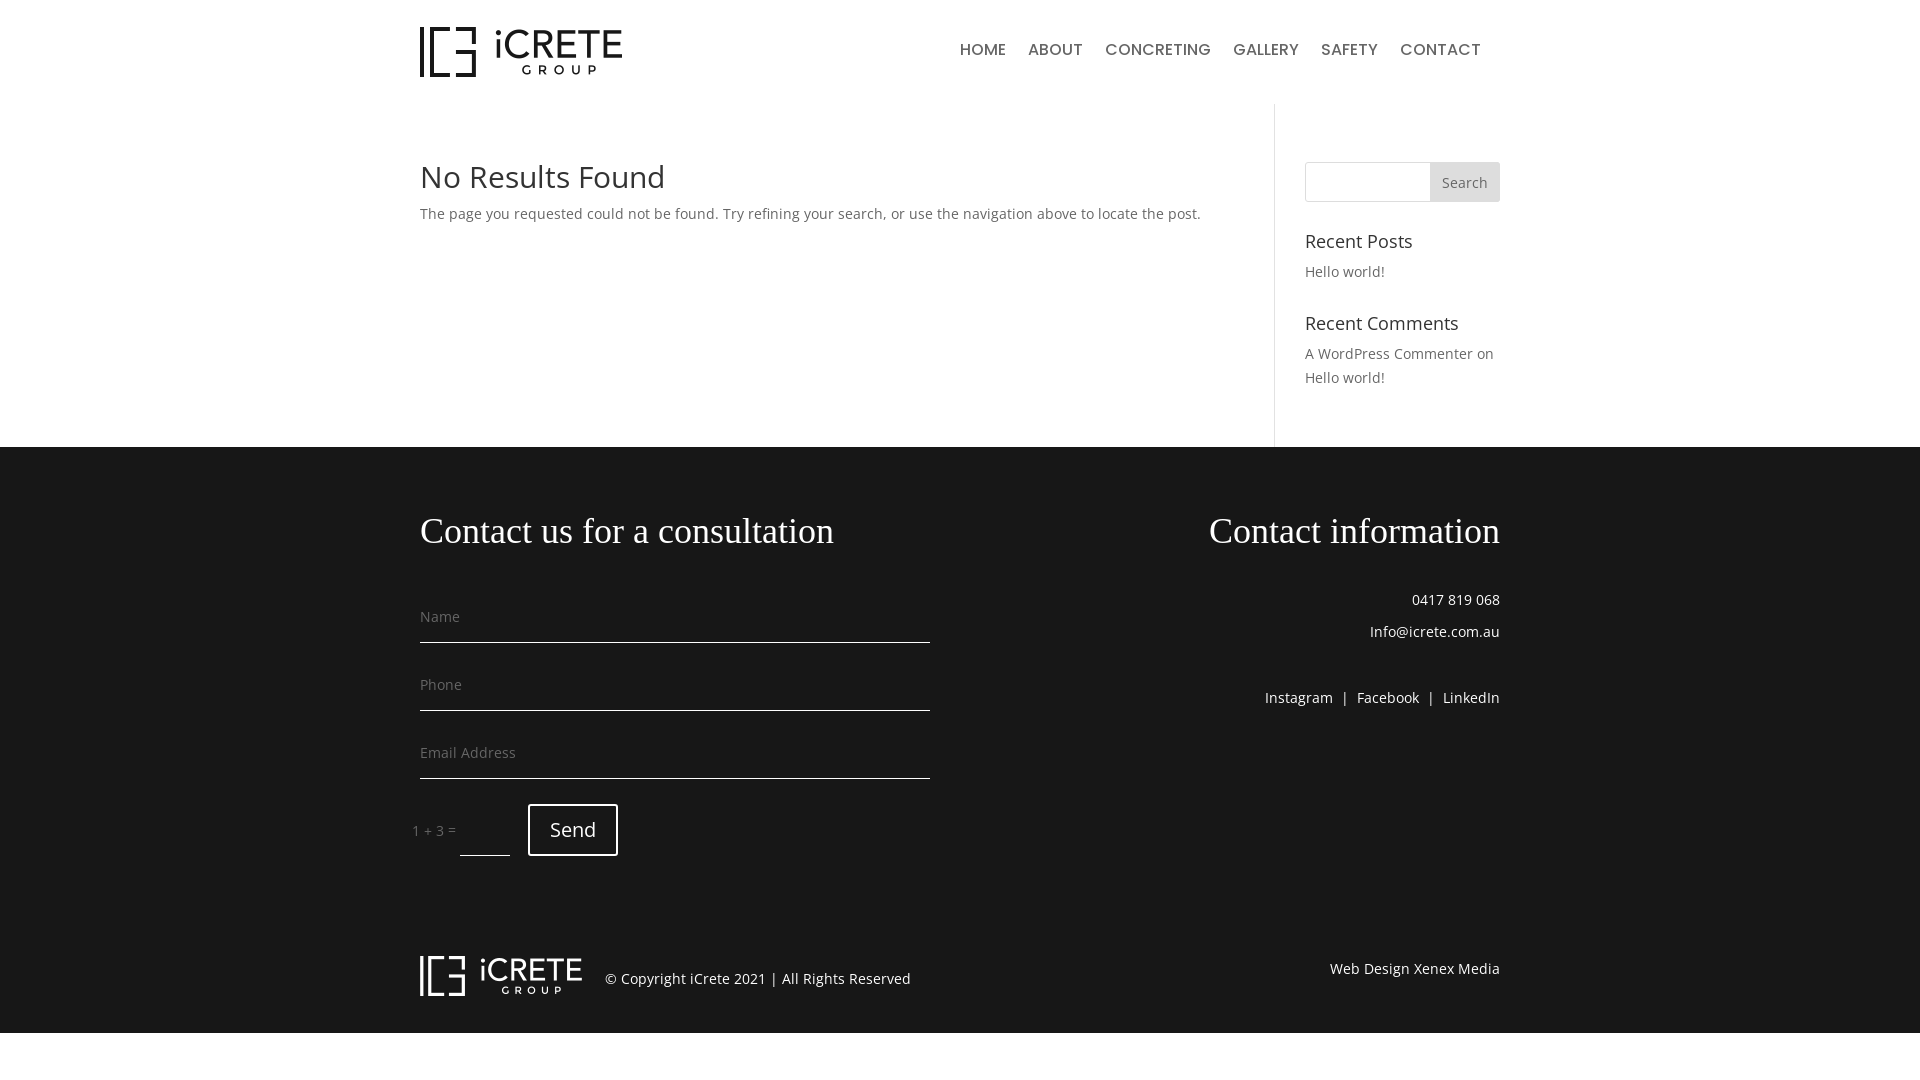 The height and width of the screenshot is (1080, 1920). What do you see at coordinates (1440, 53) in the screenshot?
I see `'CONTACT'` at bounding box center [1440, 53].